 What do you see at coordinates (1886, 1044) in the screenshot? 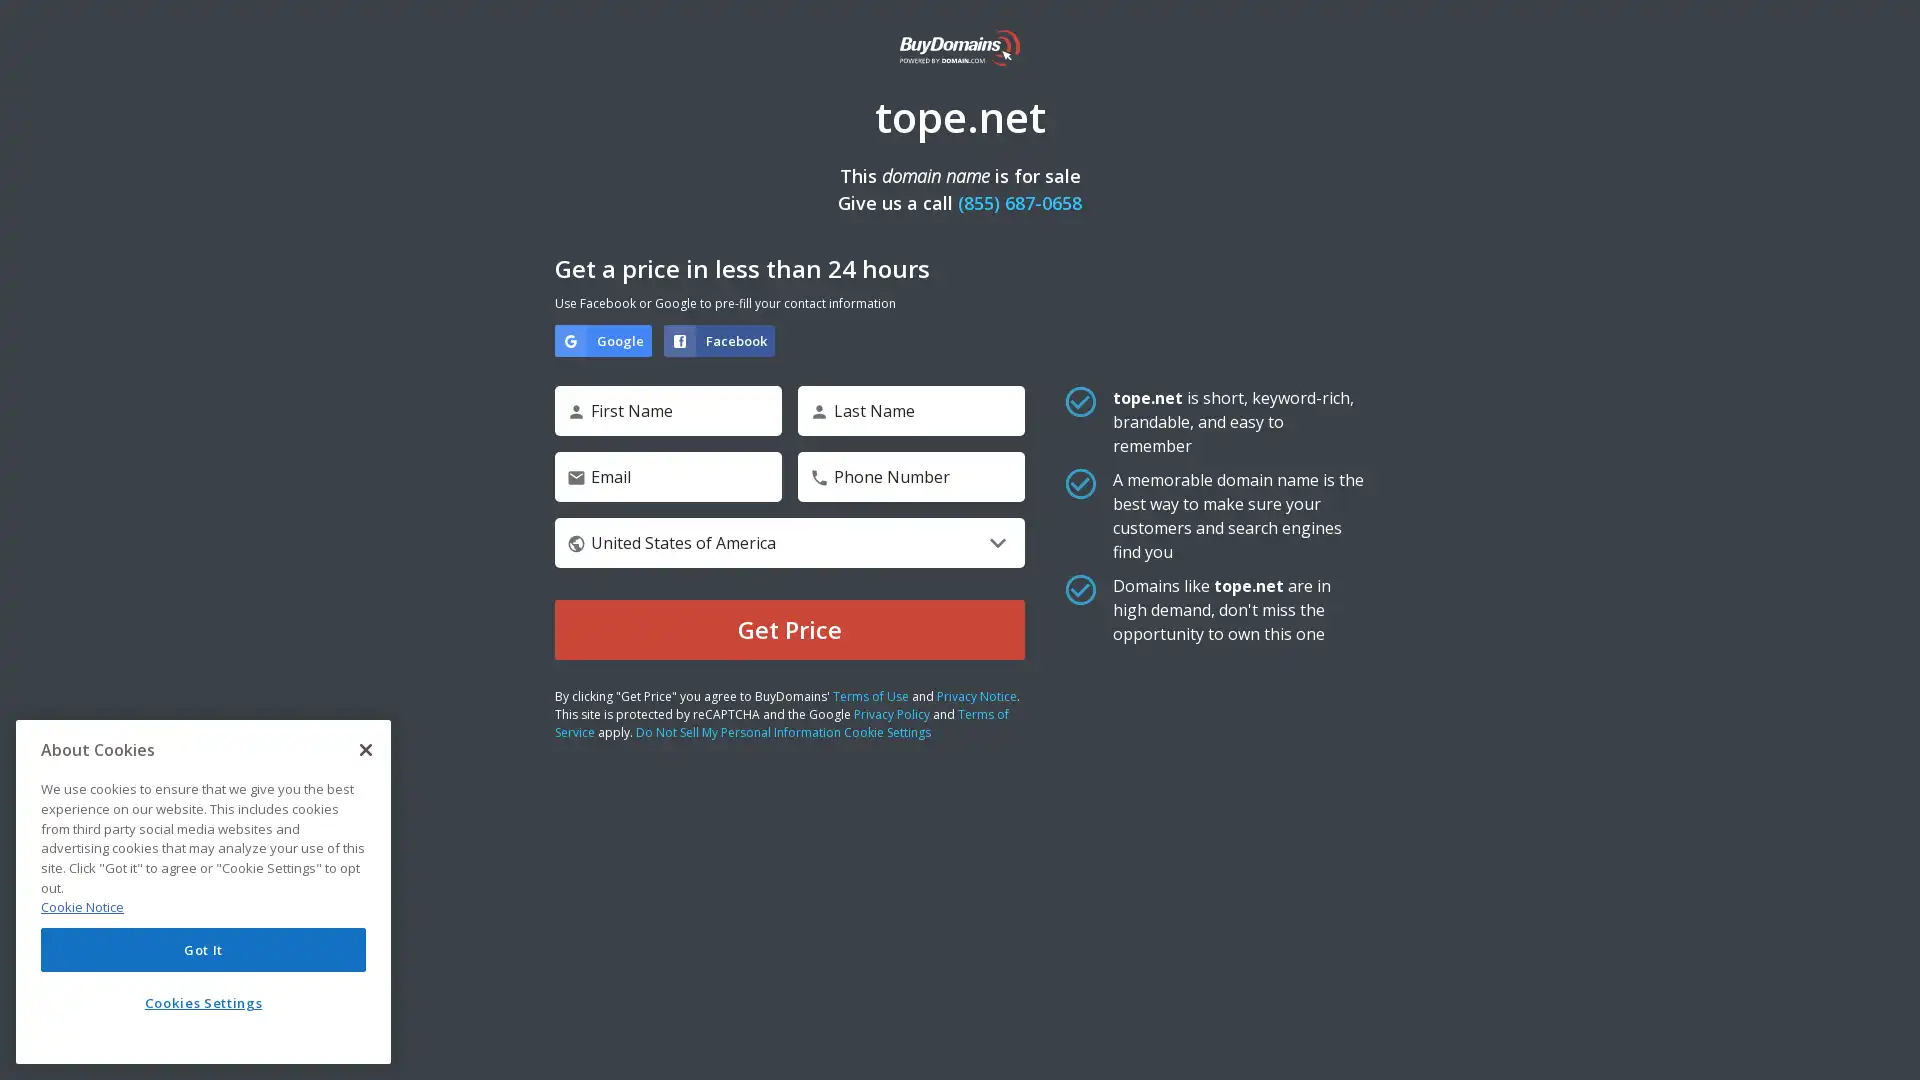
I see `Explore your accessibility options` at bounding box center [1886, 1044].